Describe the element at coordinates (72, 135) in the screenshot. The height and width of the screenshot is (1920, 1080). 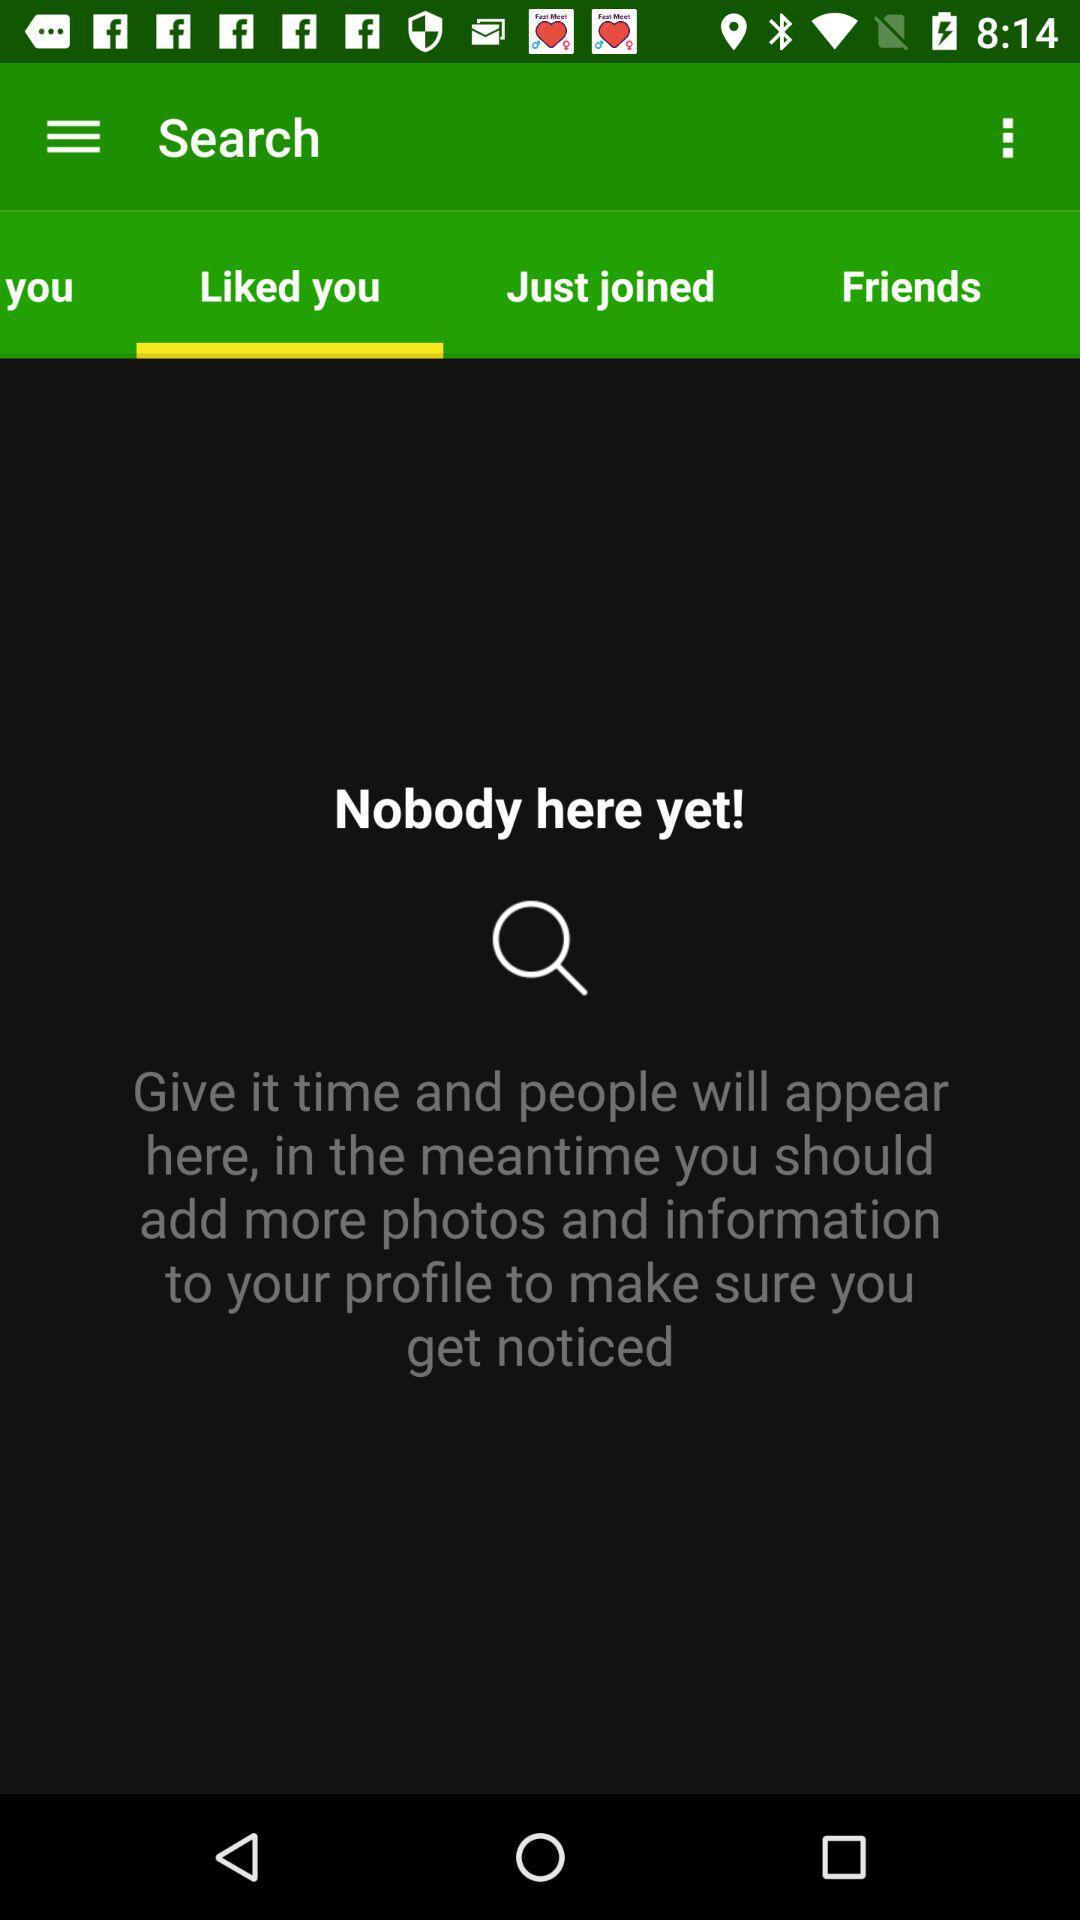
I see `icon next to search icon` at that location.